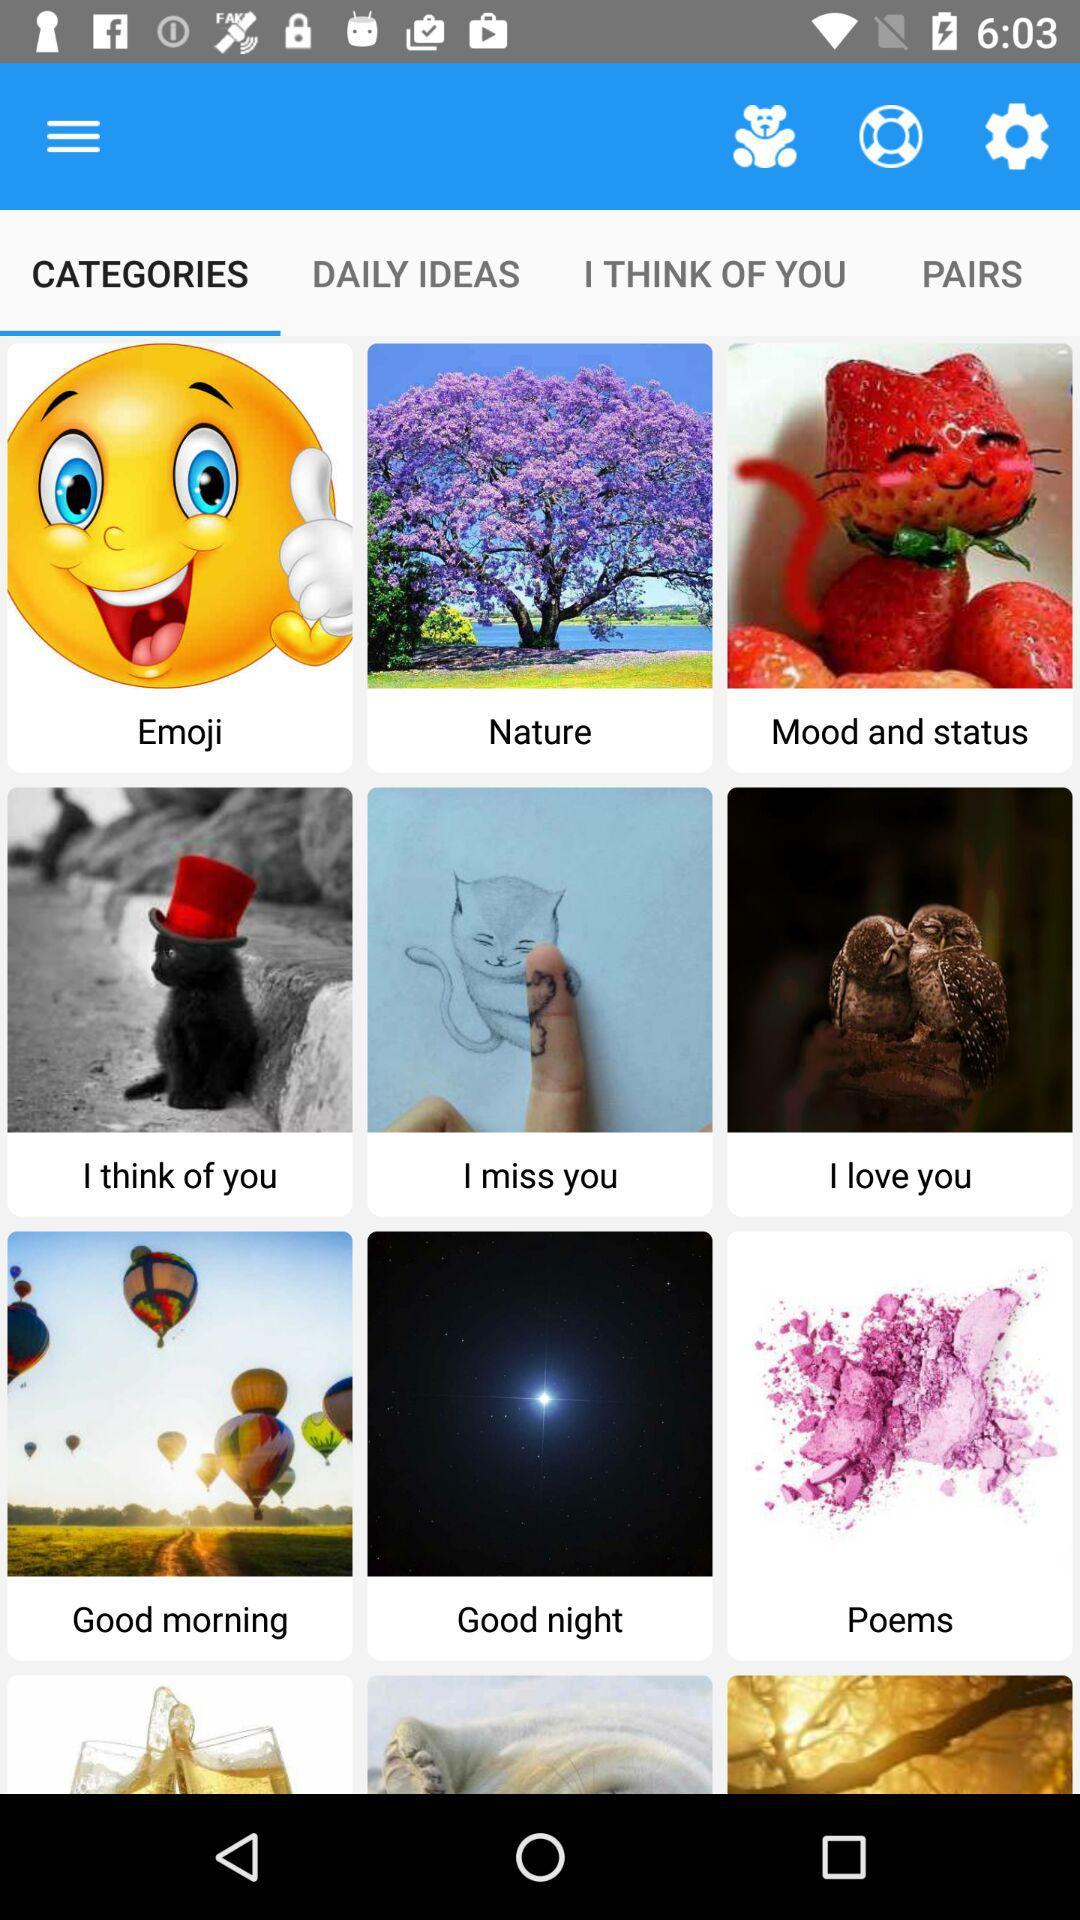 The width and height of the screenshot is (1080, 1920). Describe the element at coordinates (72, 135) in the screenshot. I see `item to the left of` at that location.